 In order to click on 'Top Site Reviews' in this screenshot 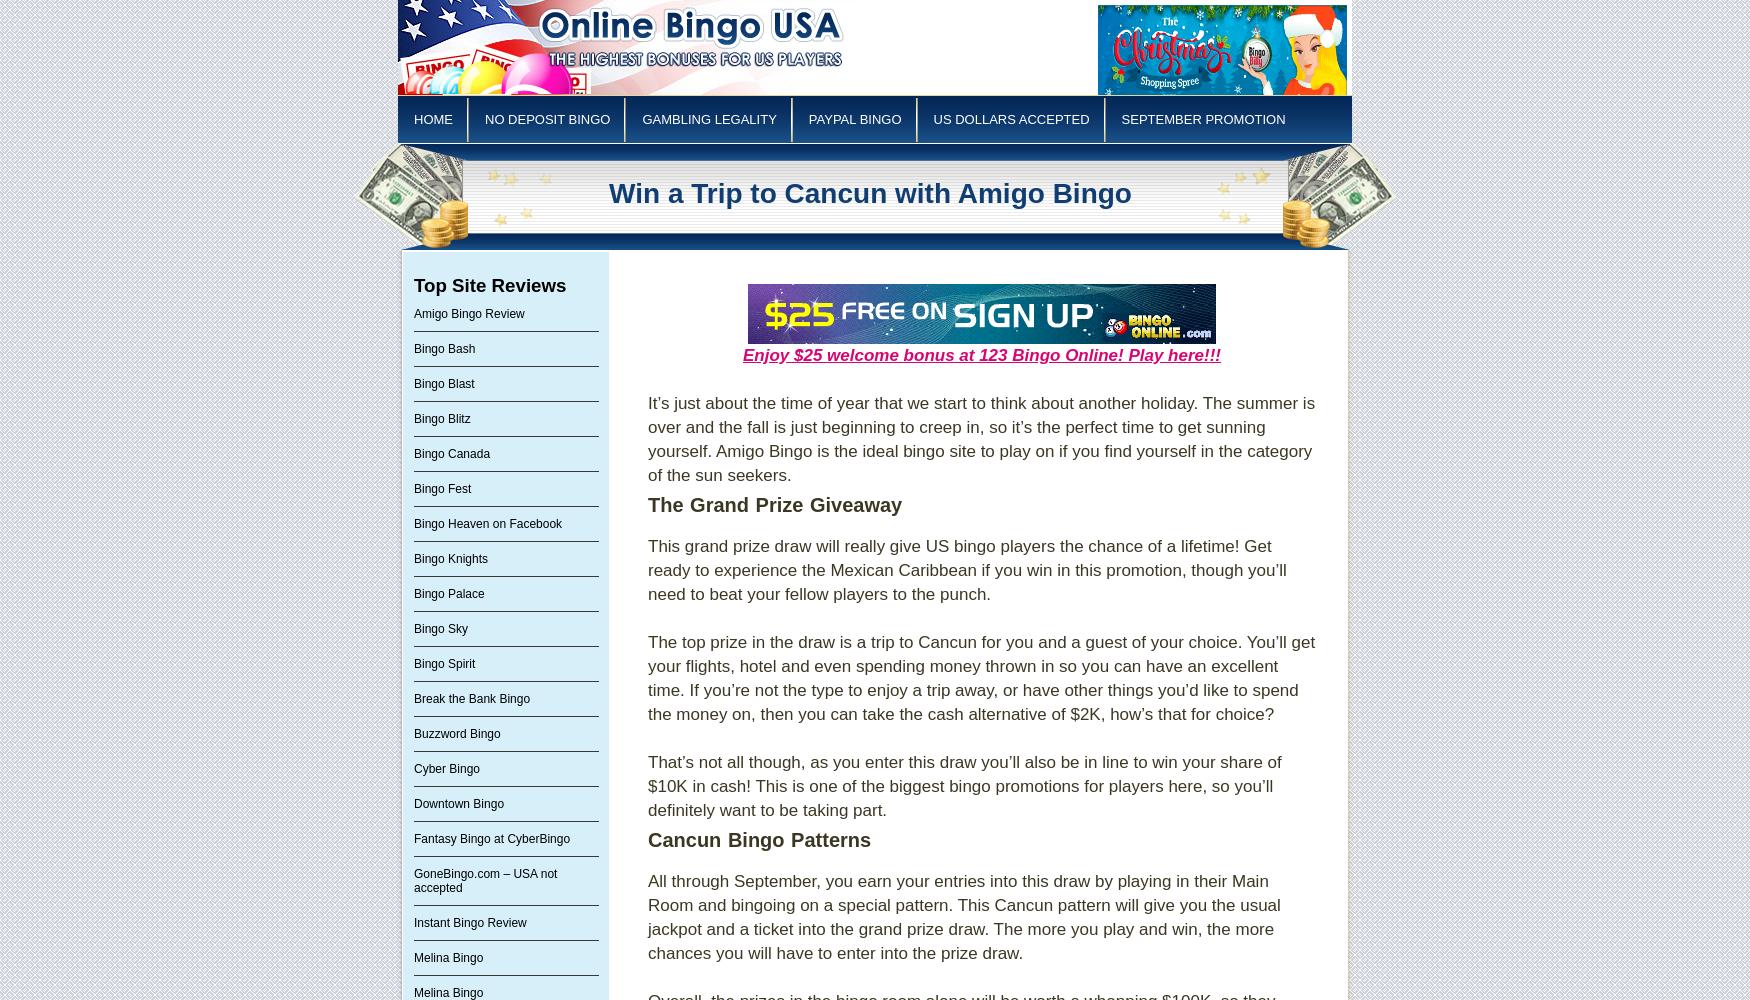, I will do `click(413, 285)`.